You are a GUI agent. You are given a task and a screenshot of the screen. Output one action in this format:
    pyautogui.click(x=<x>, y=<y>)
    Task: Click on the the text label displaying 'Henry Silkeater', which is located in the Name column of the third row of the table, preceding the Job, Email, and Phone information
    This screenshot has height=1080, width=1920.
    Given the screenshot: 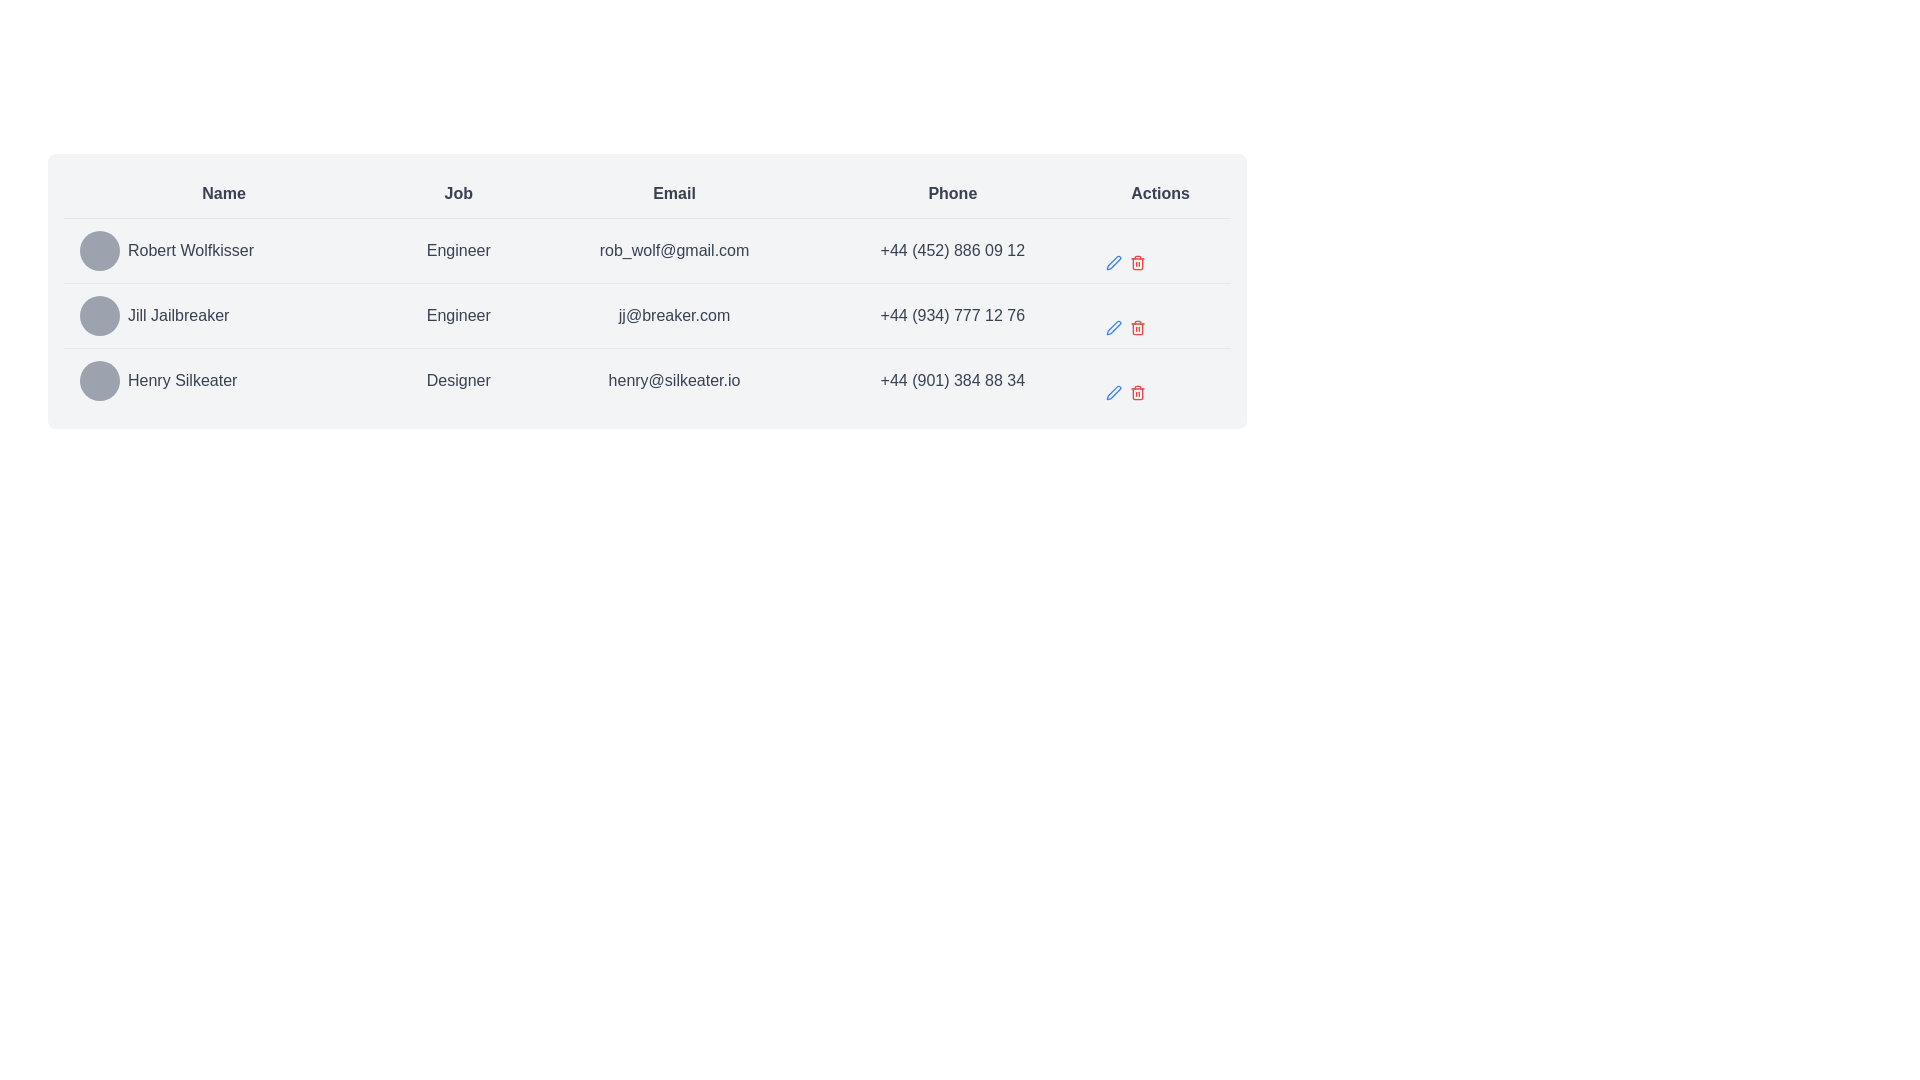 What is the action you would take?
    pyautogui.click(x=224, y=381)
    